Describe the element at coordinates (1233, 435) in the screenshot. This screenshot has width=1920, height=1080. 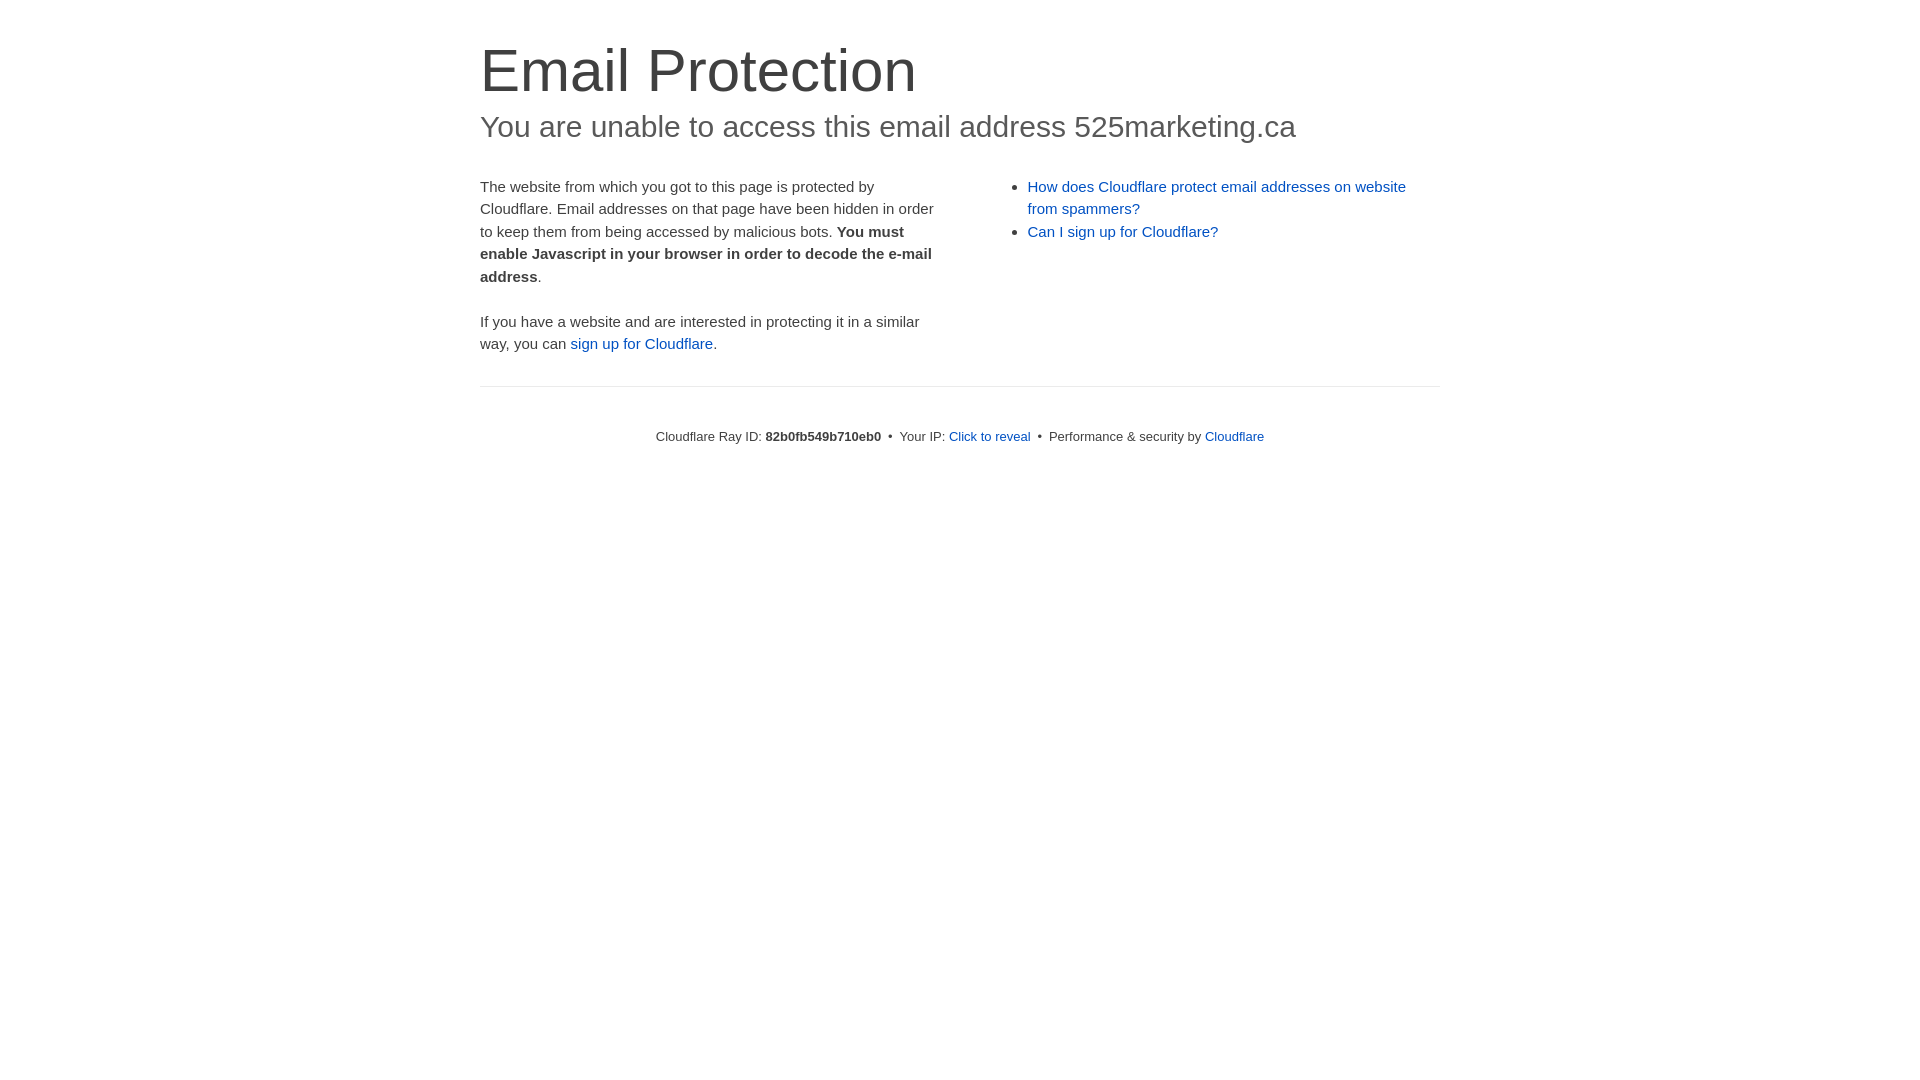
I see `'Cloudflare'` at that location.